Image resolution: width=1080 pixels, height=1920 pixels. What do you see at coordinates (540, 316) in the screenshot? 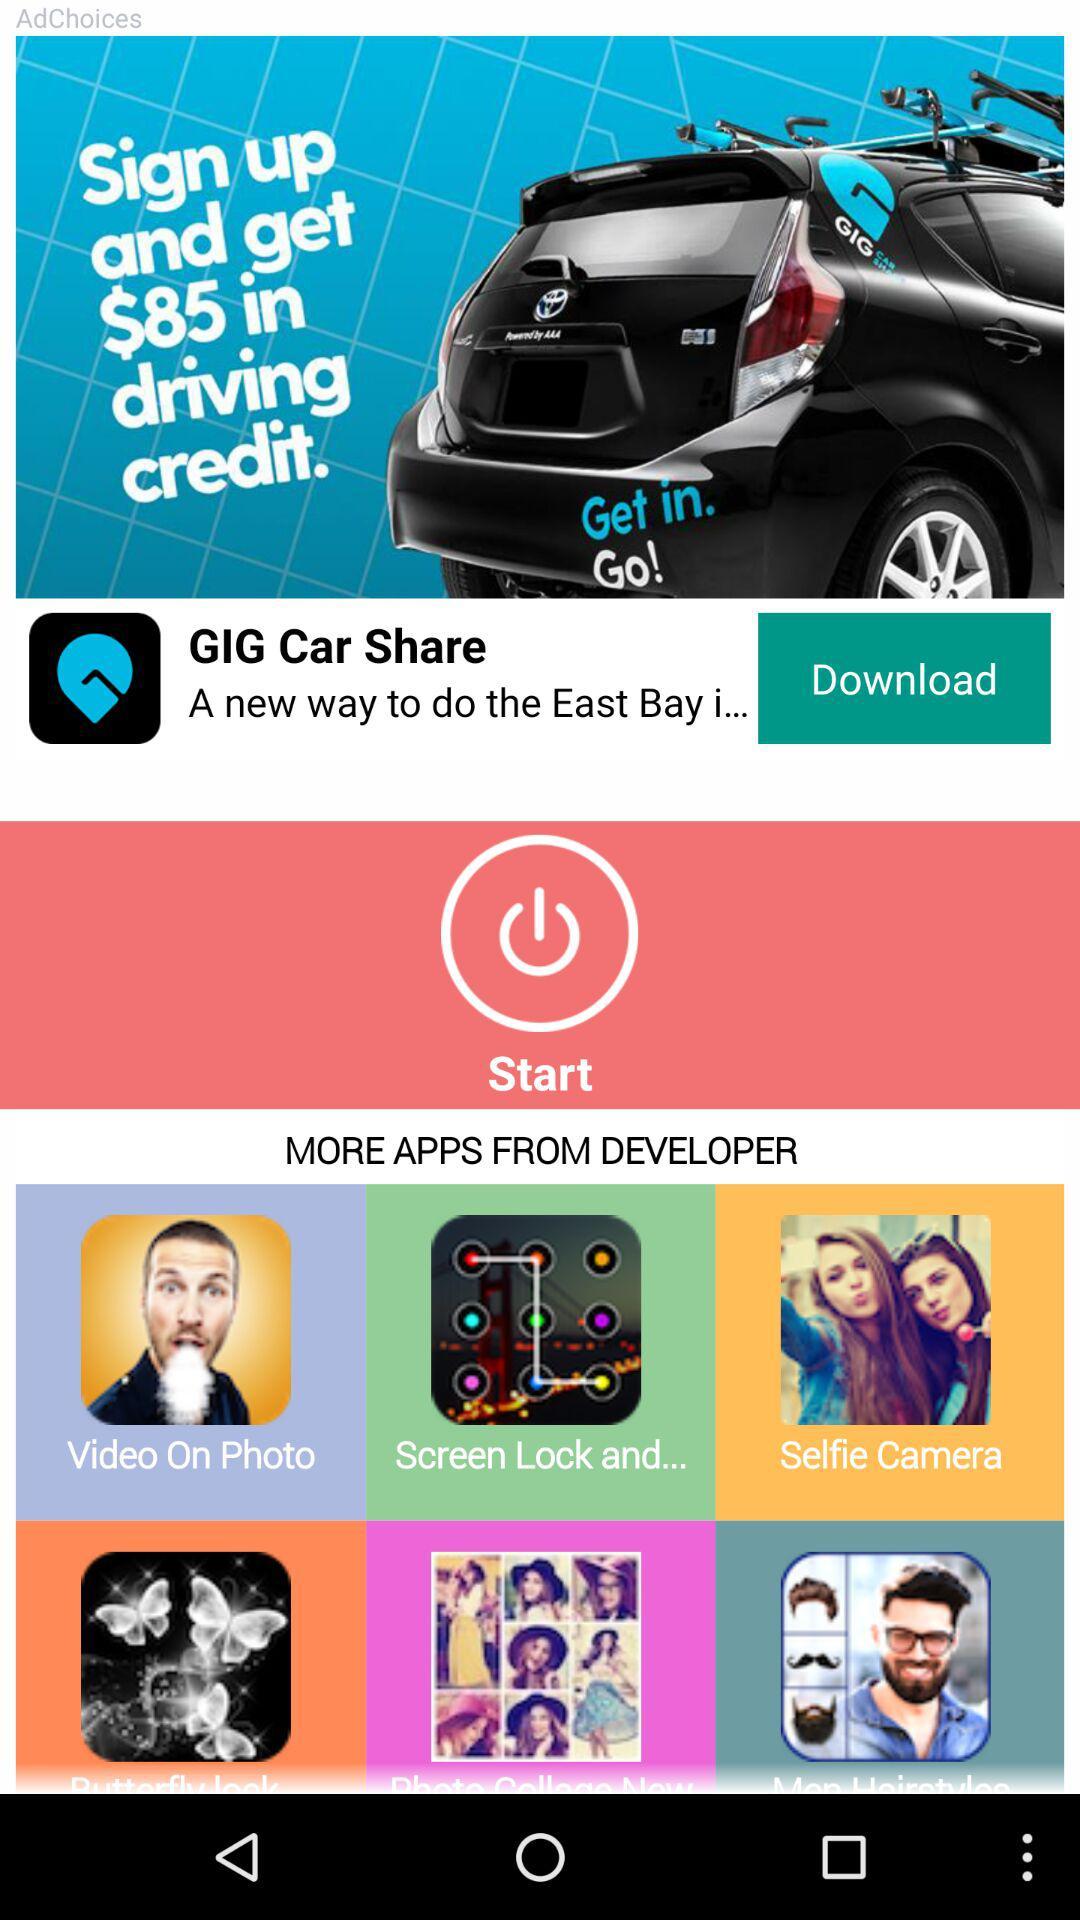
I see `advertising` at bounding box center [540, 316].